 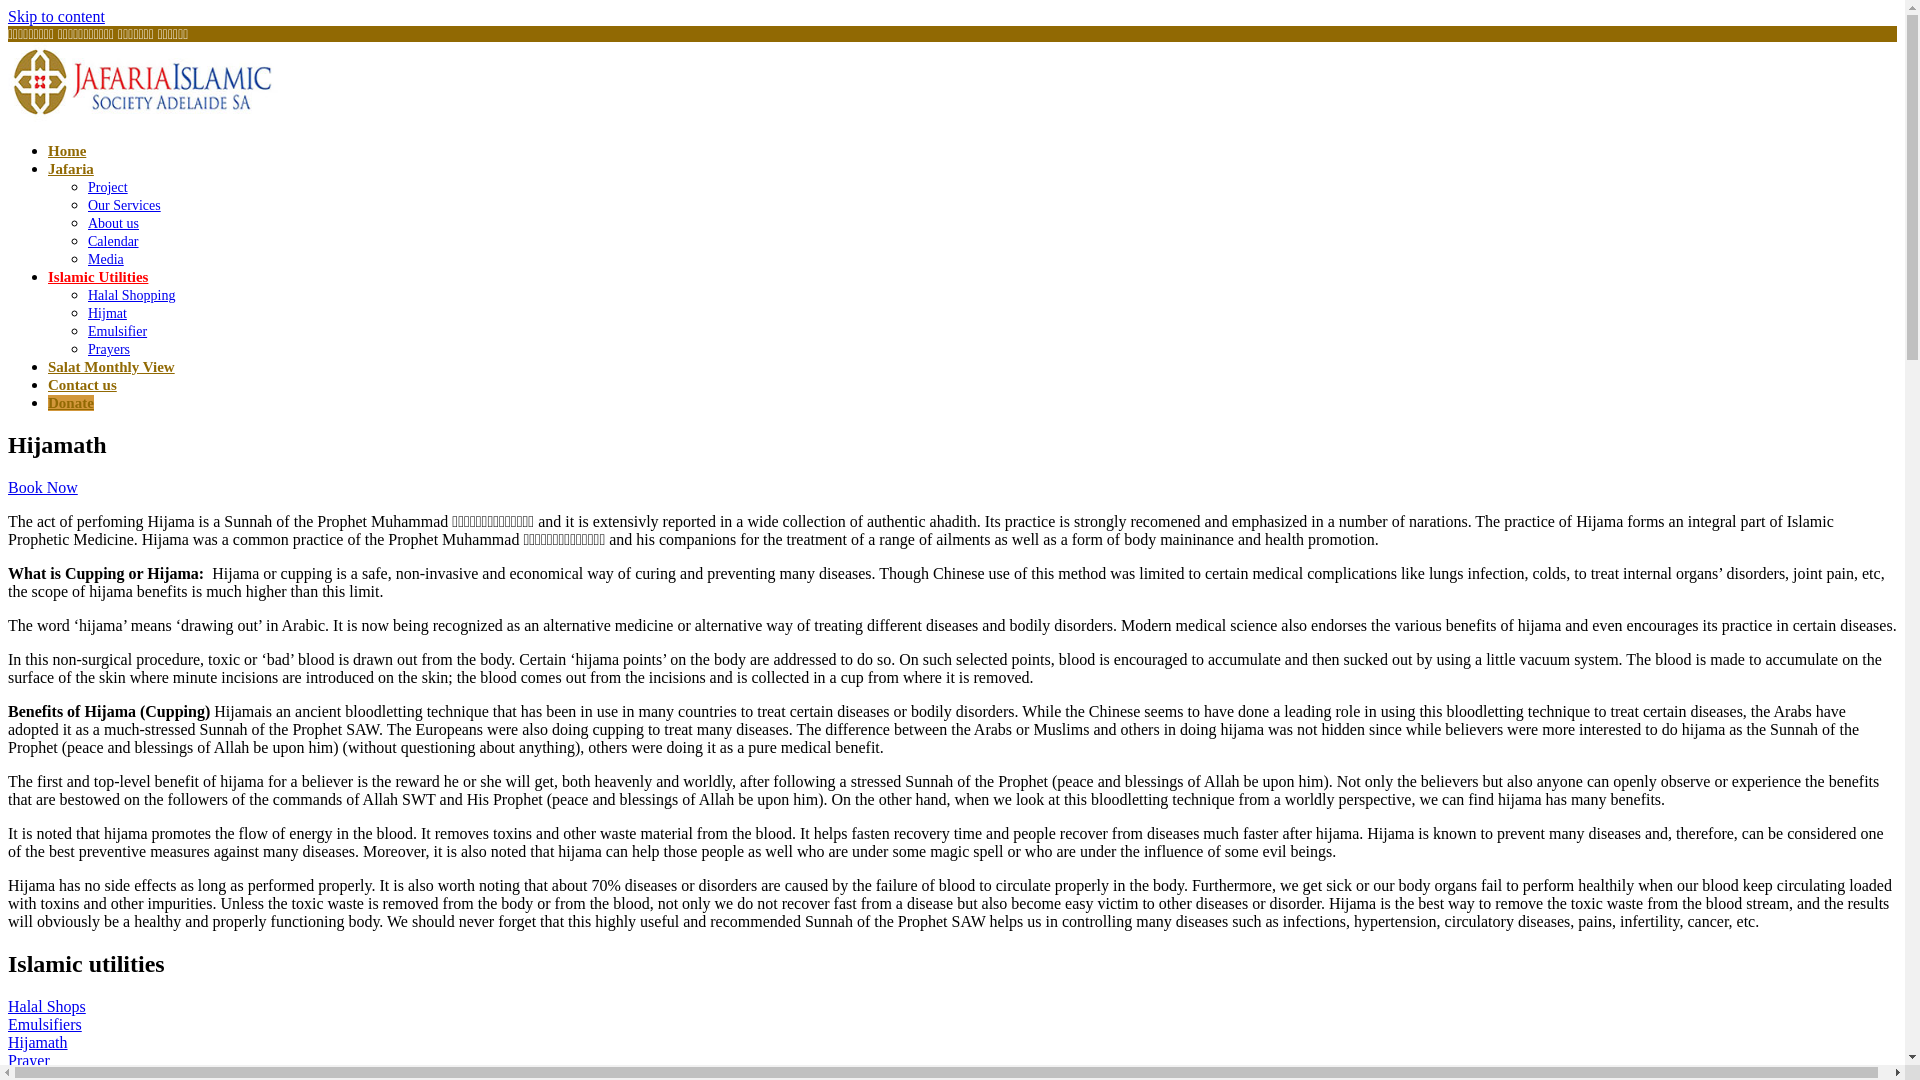 I want to click on 'Skip to content', so click(x=56, y=16).